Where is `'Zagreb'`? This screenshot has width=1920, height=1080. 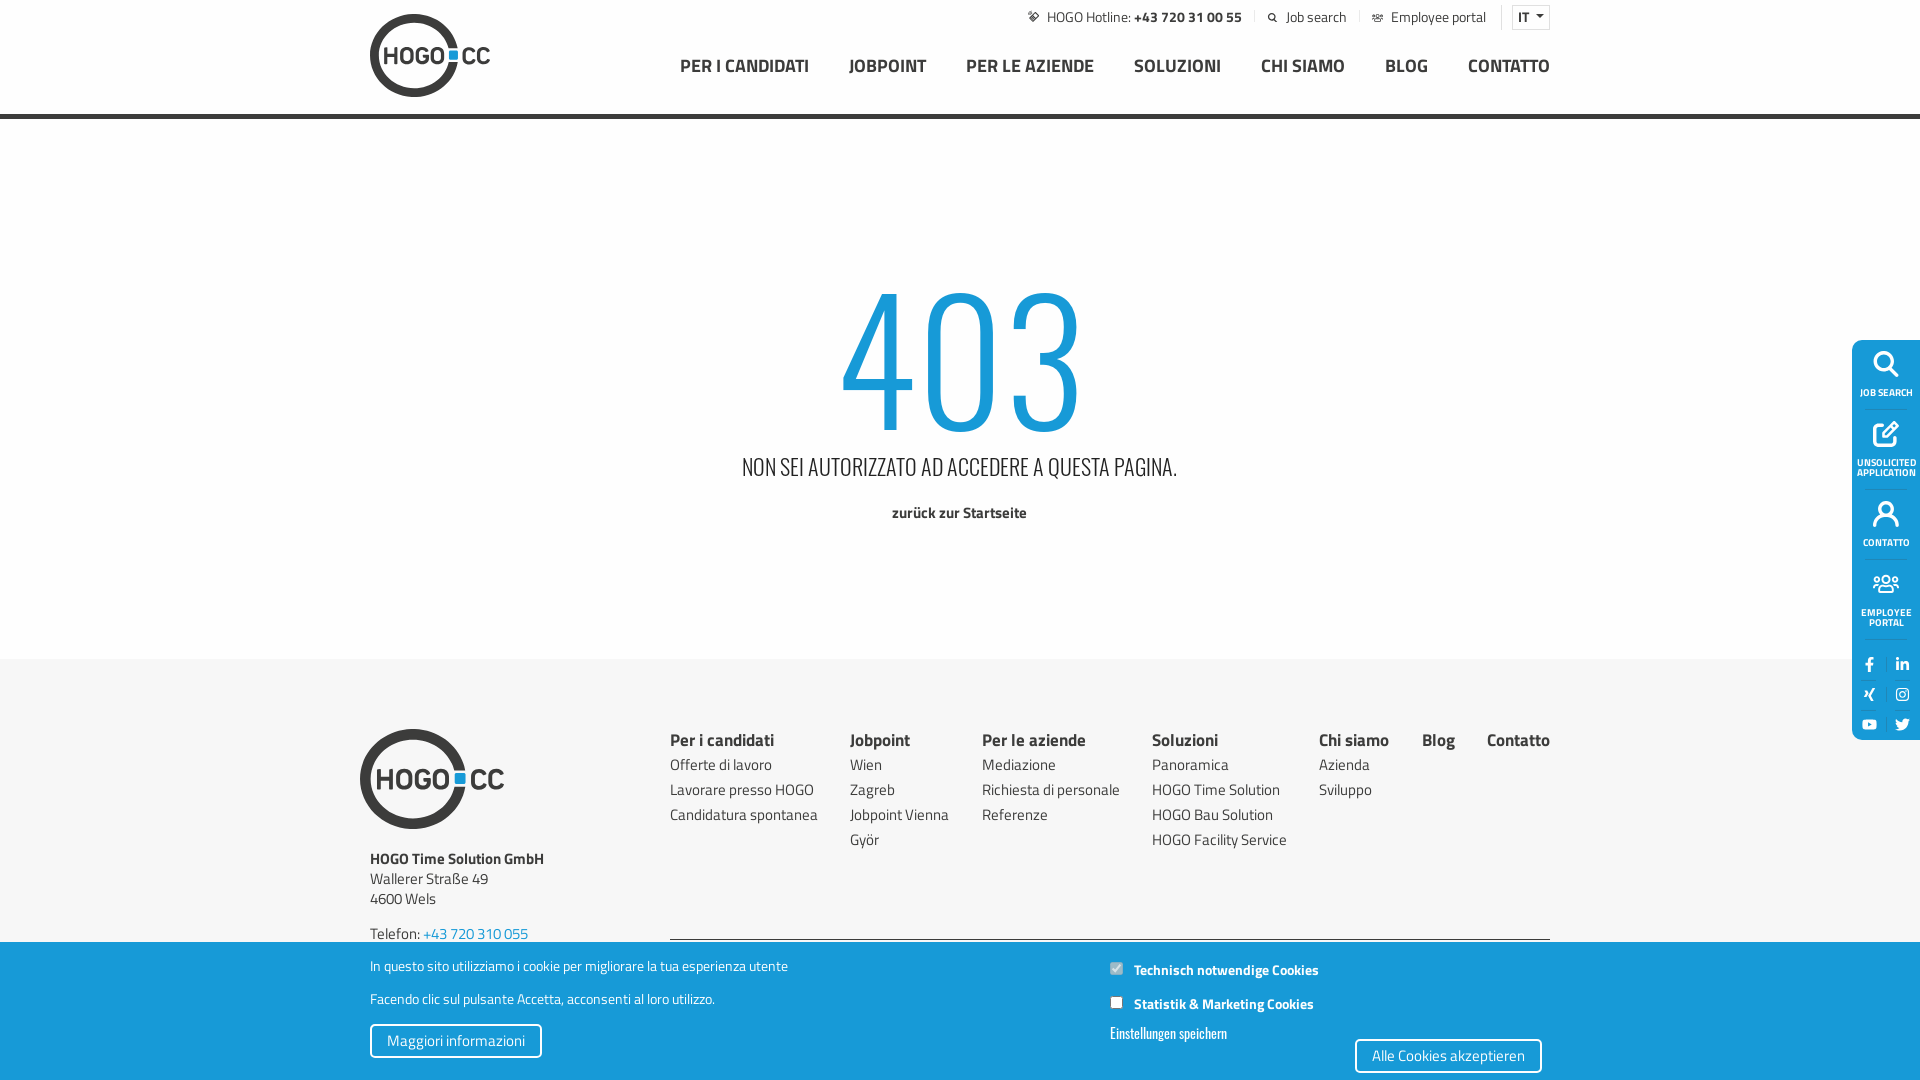 'Zagreb' is located at coordinates (898, 788).